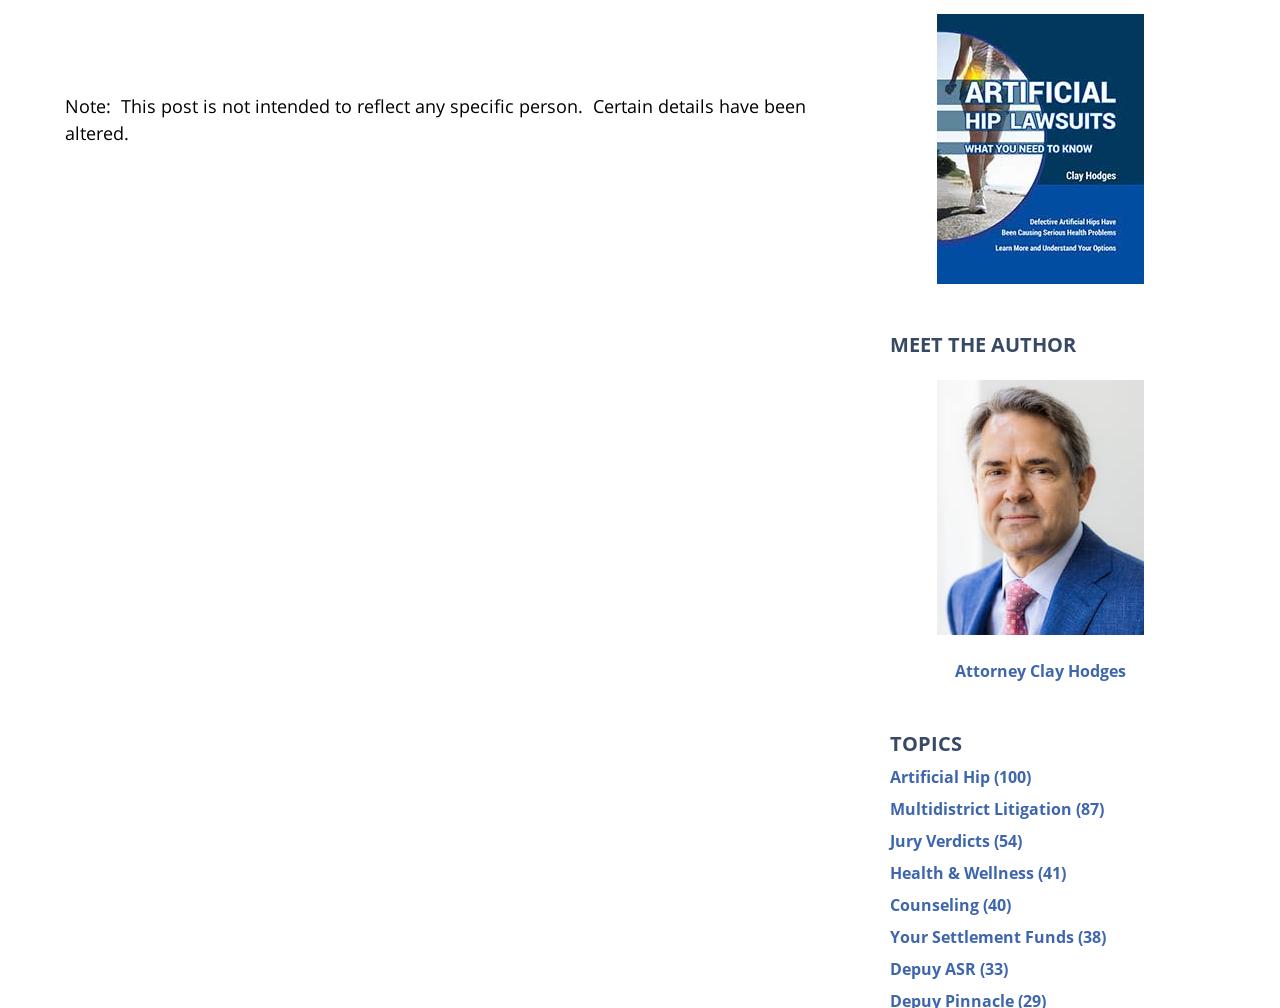  I want to click on 'Health & Wellness', so click(963, 872).